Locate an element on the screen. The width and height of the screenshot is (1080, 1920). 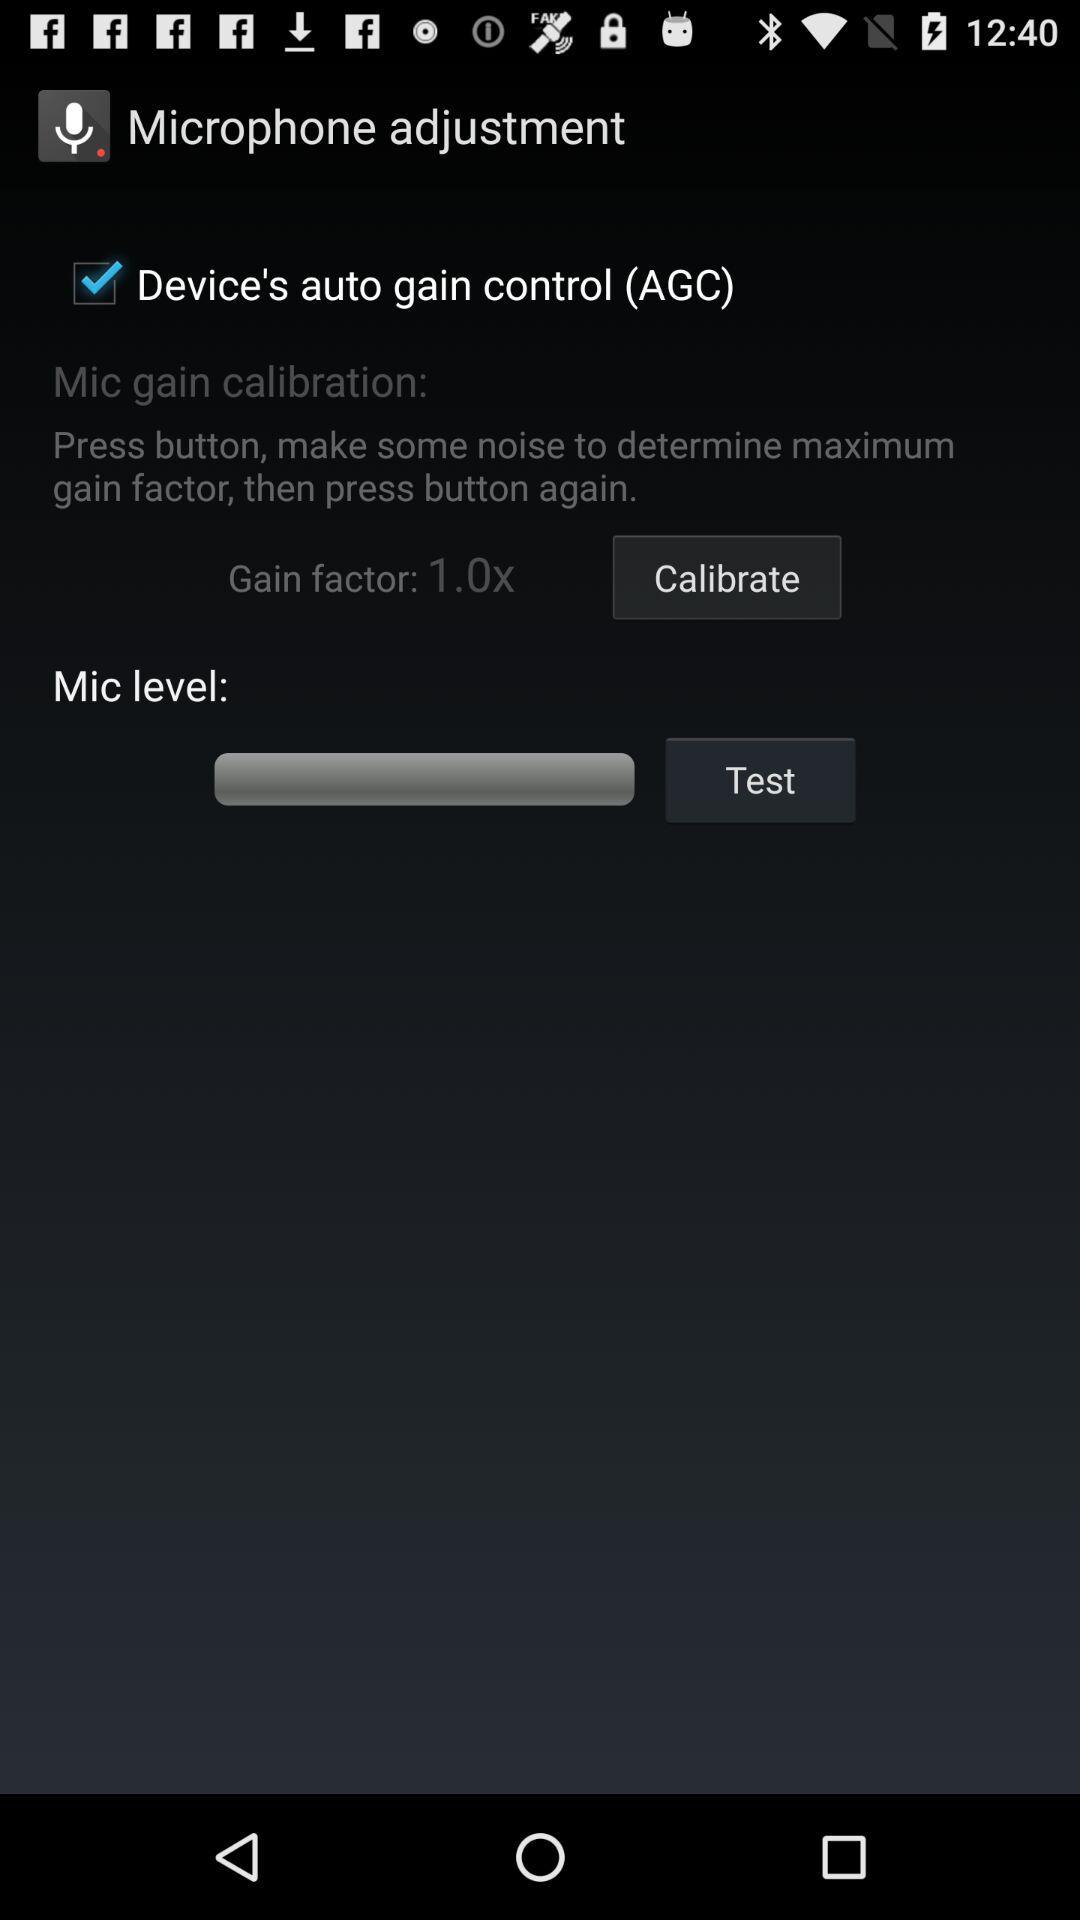
the icon below the press button make icon is located at coordinates (727, 576).